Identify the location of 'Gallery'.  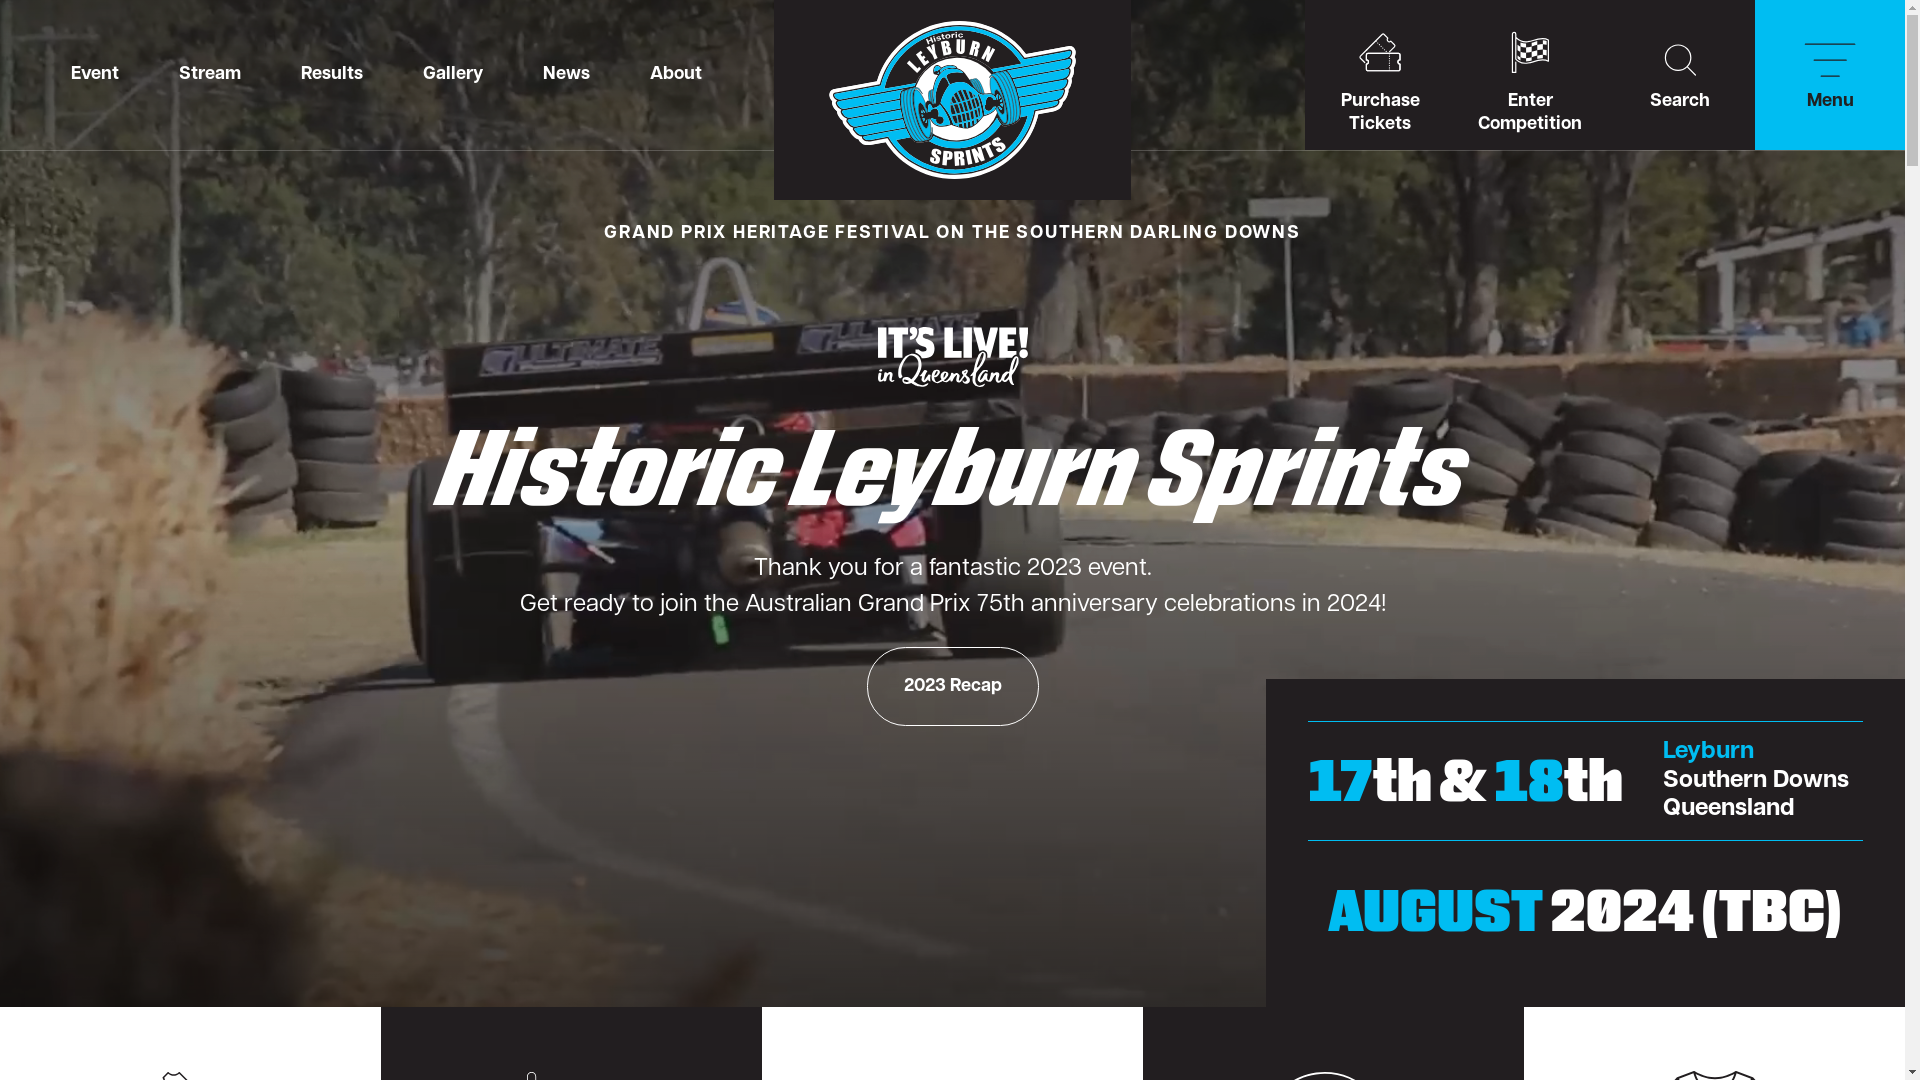
(451, 73).